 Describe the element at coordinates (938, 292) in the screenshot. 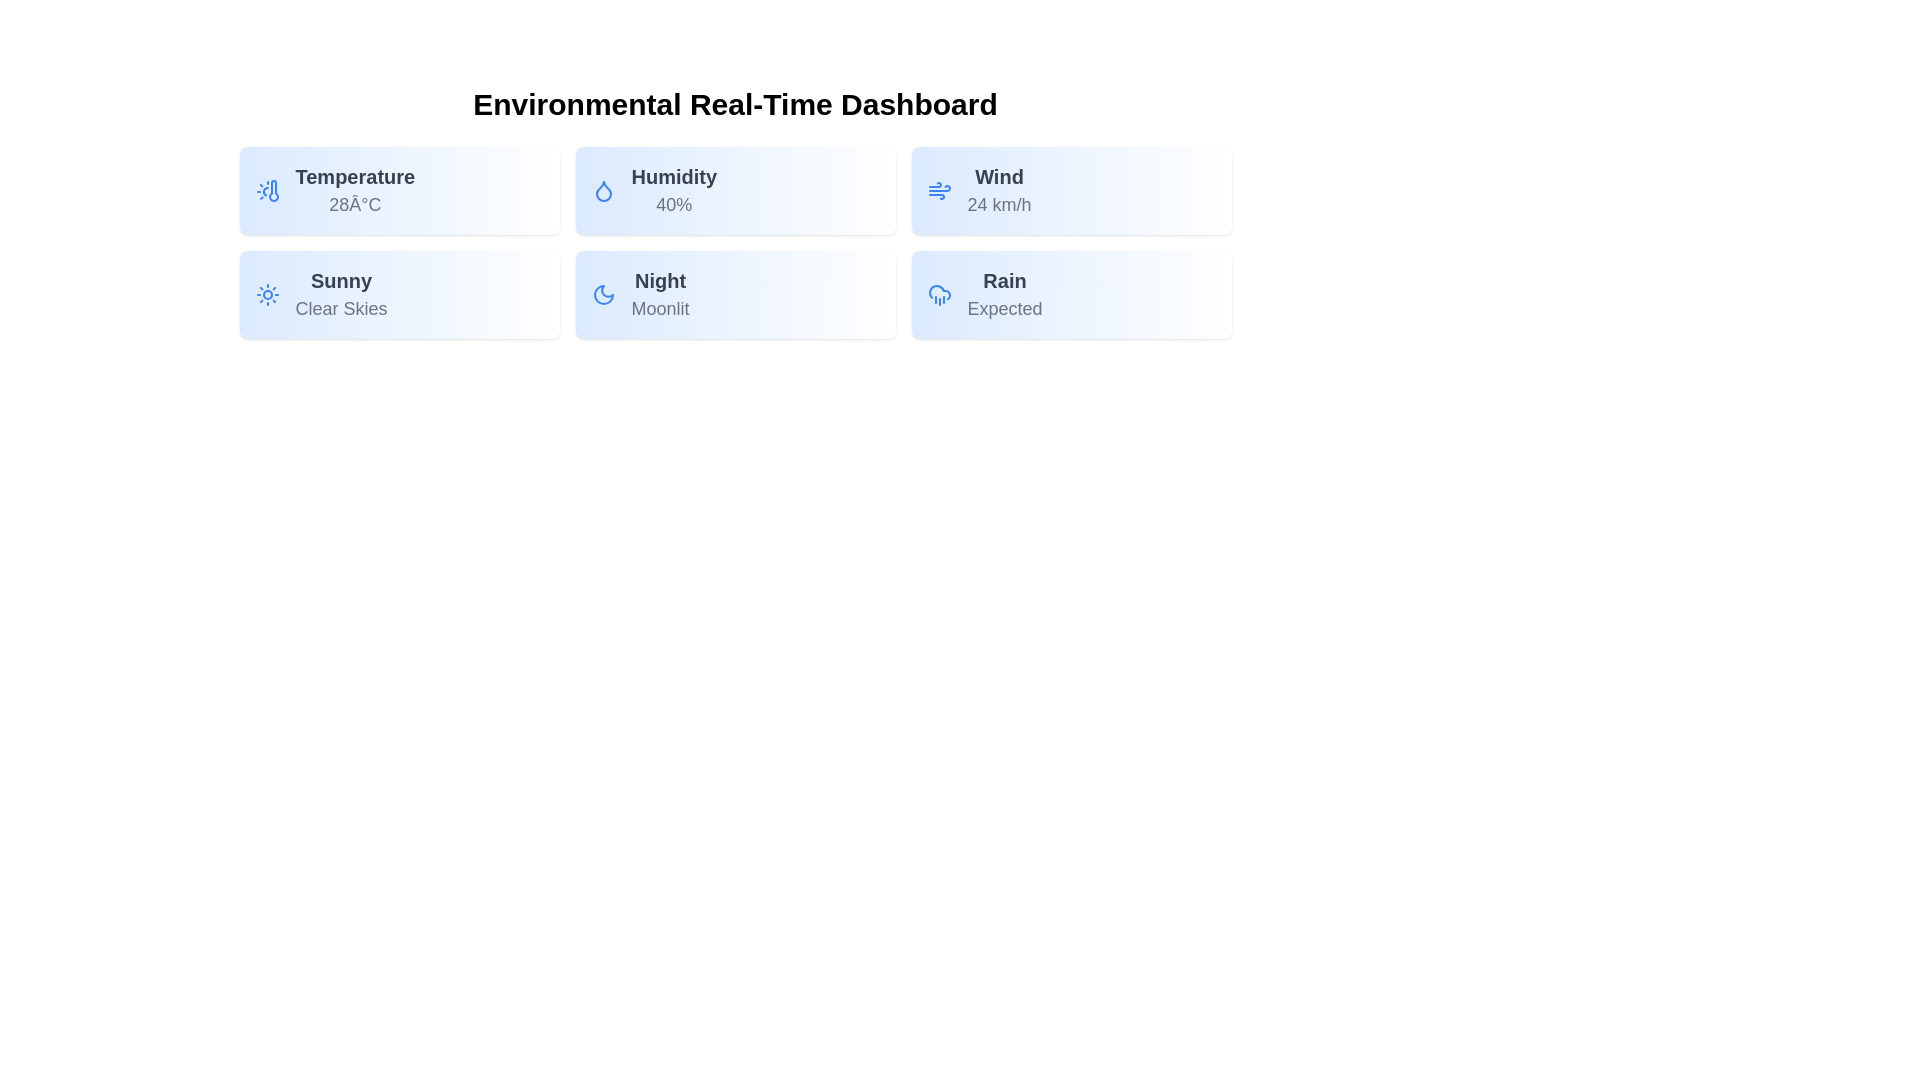

I see `the decorative icon that visually depicts the weather condition of rain located in the bottom-right of the layout` at that location.